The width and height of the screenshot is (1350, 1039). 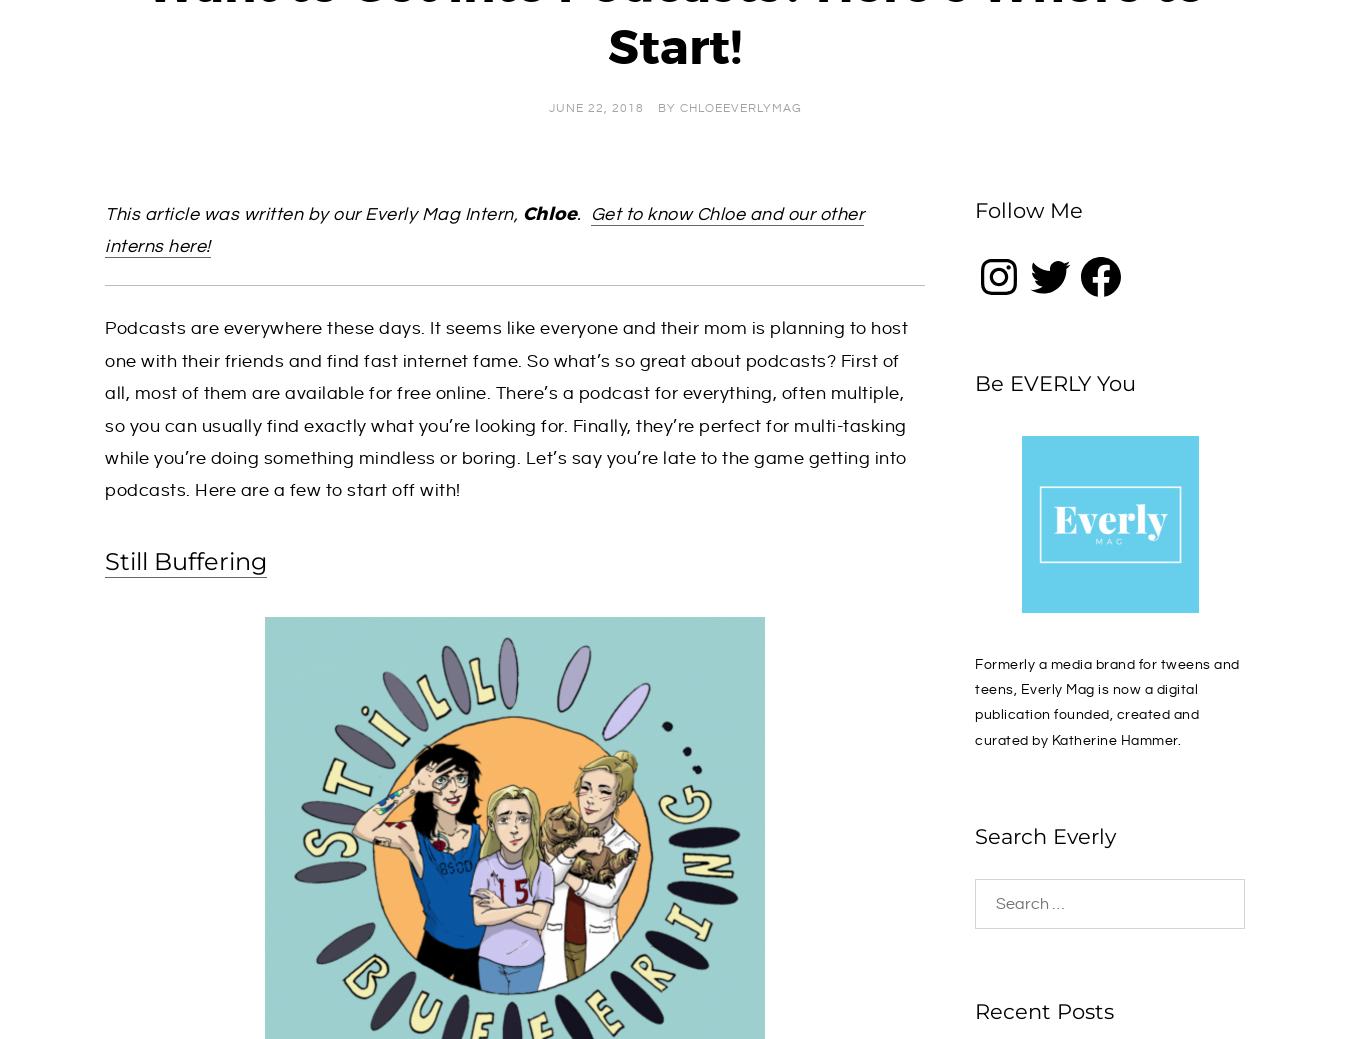 I want to click on 'June 22, 2018', so click(x=595, y=106).